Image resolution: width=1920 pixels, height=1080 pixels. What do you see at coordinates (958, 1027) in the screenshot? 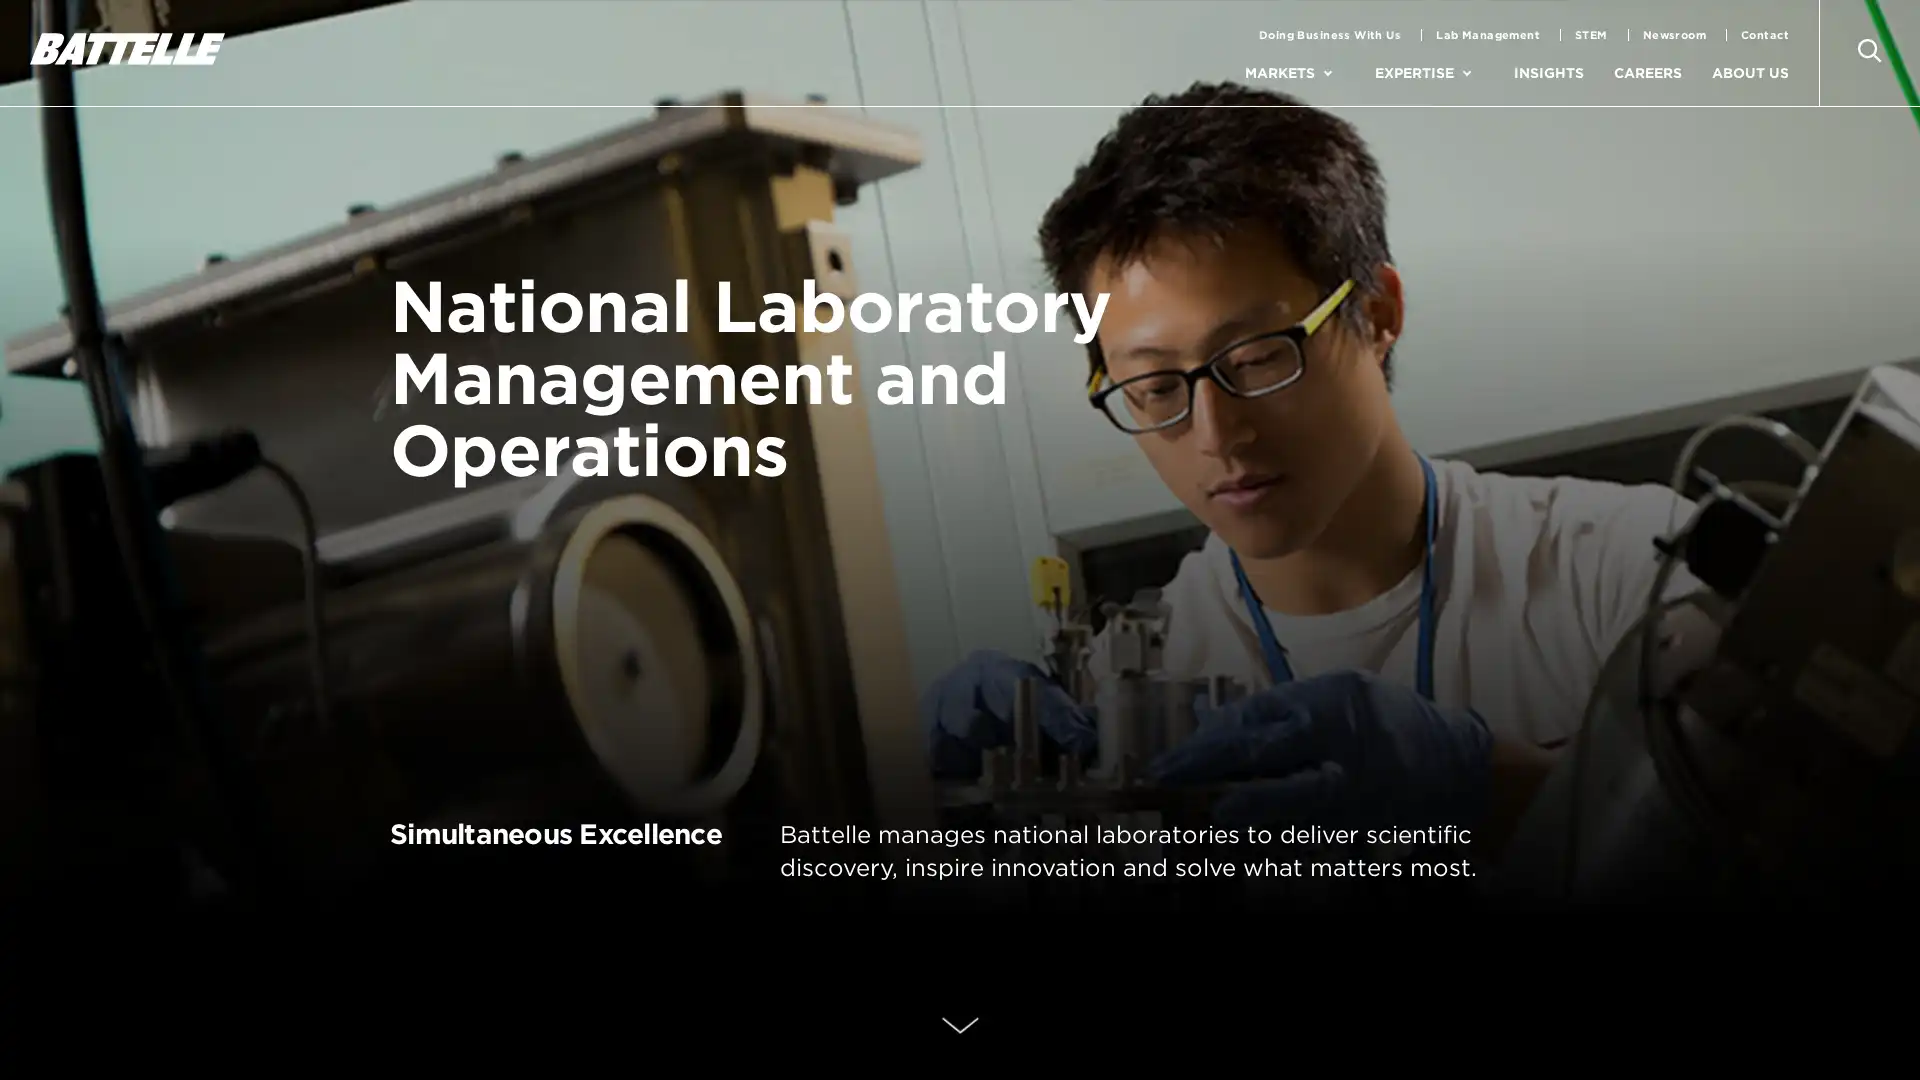
I see `SCROLL DOWN TO NEXT SECTION` at bounding box center [958, 1027].